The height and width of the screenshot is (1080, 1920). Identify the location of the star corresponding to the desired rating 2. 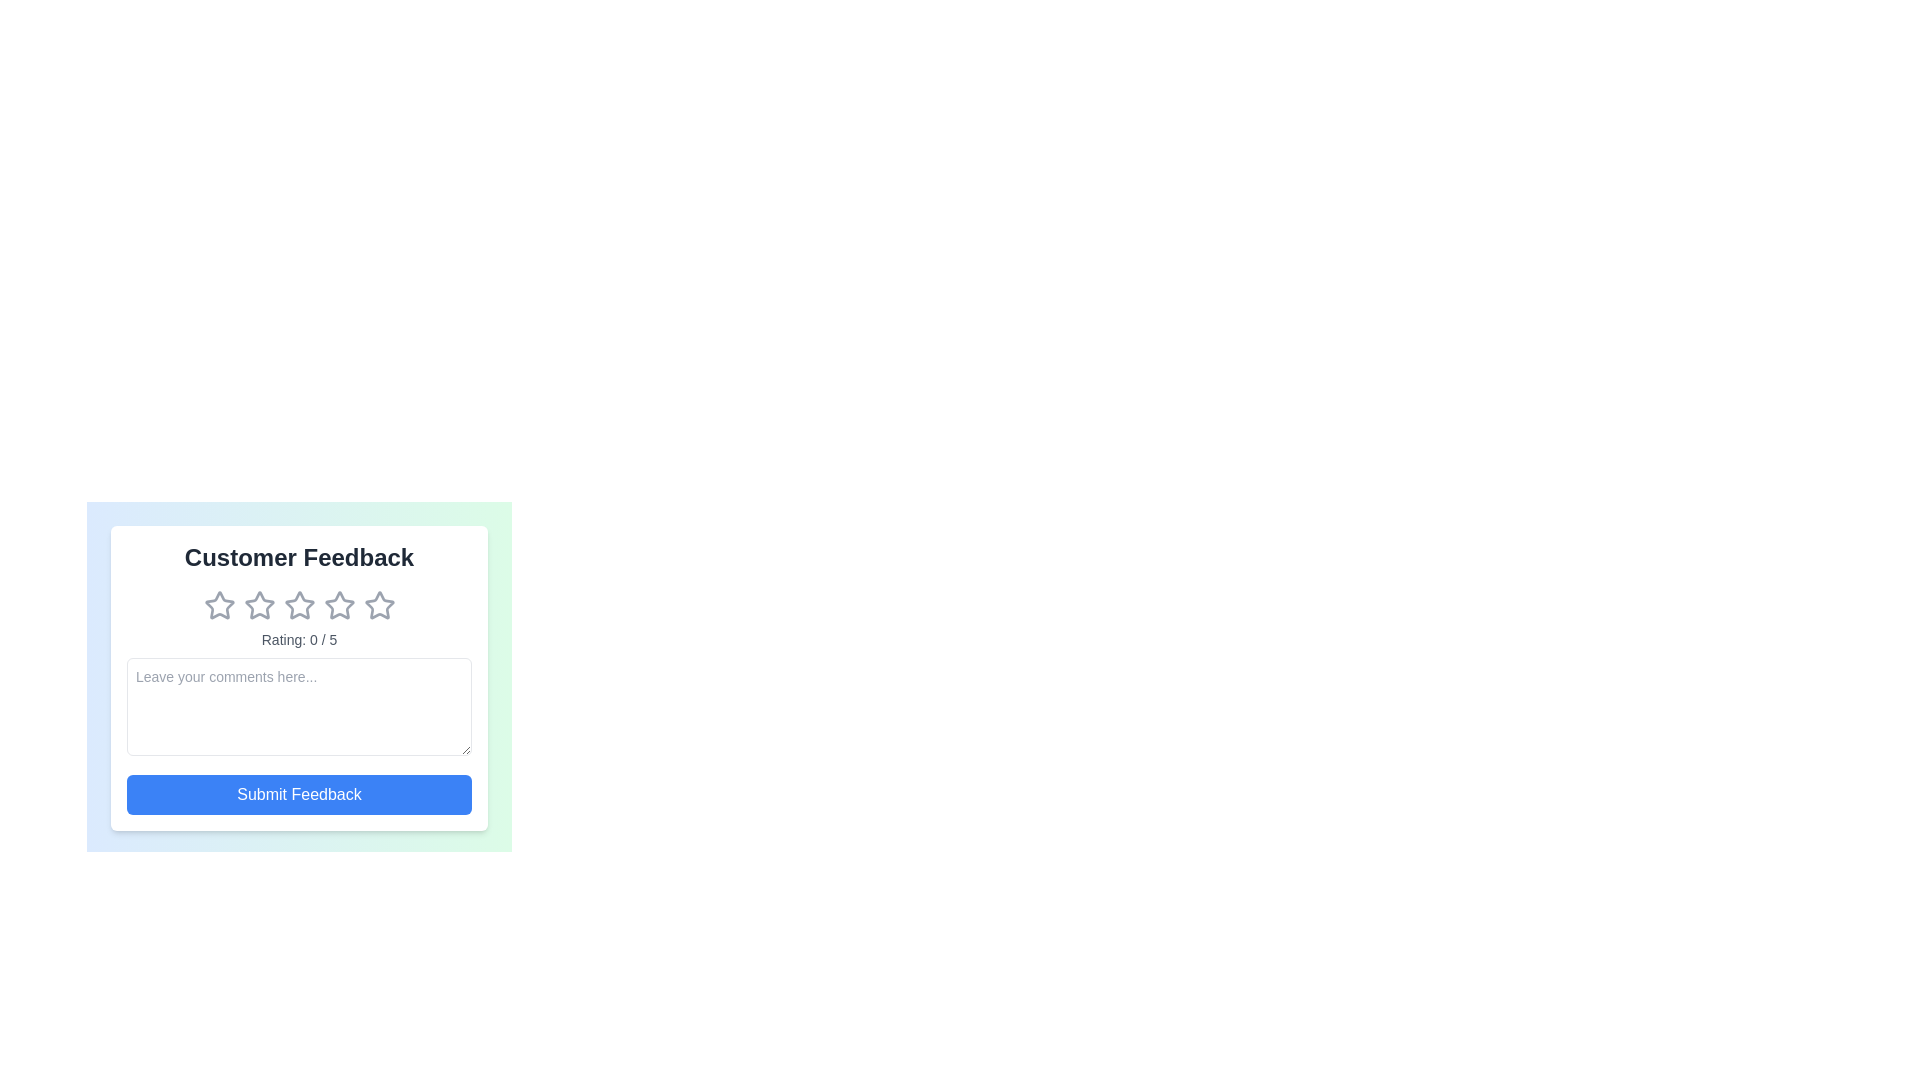
(258, 604).